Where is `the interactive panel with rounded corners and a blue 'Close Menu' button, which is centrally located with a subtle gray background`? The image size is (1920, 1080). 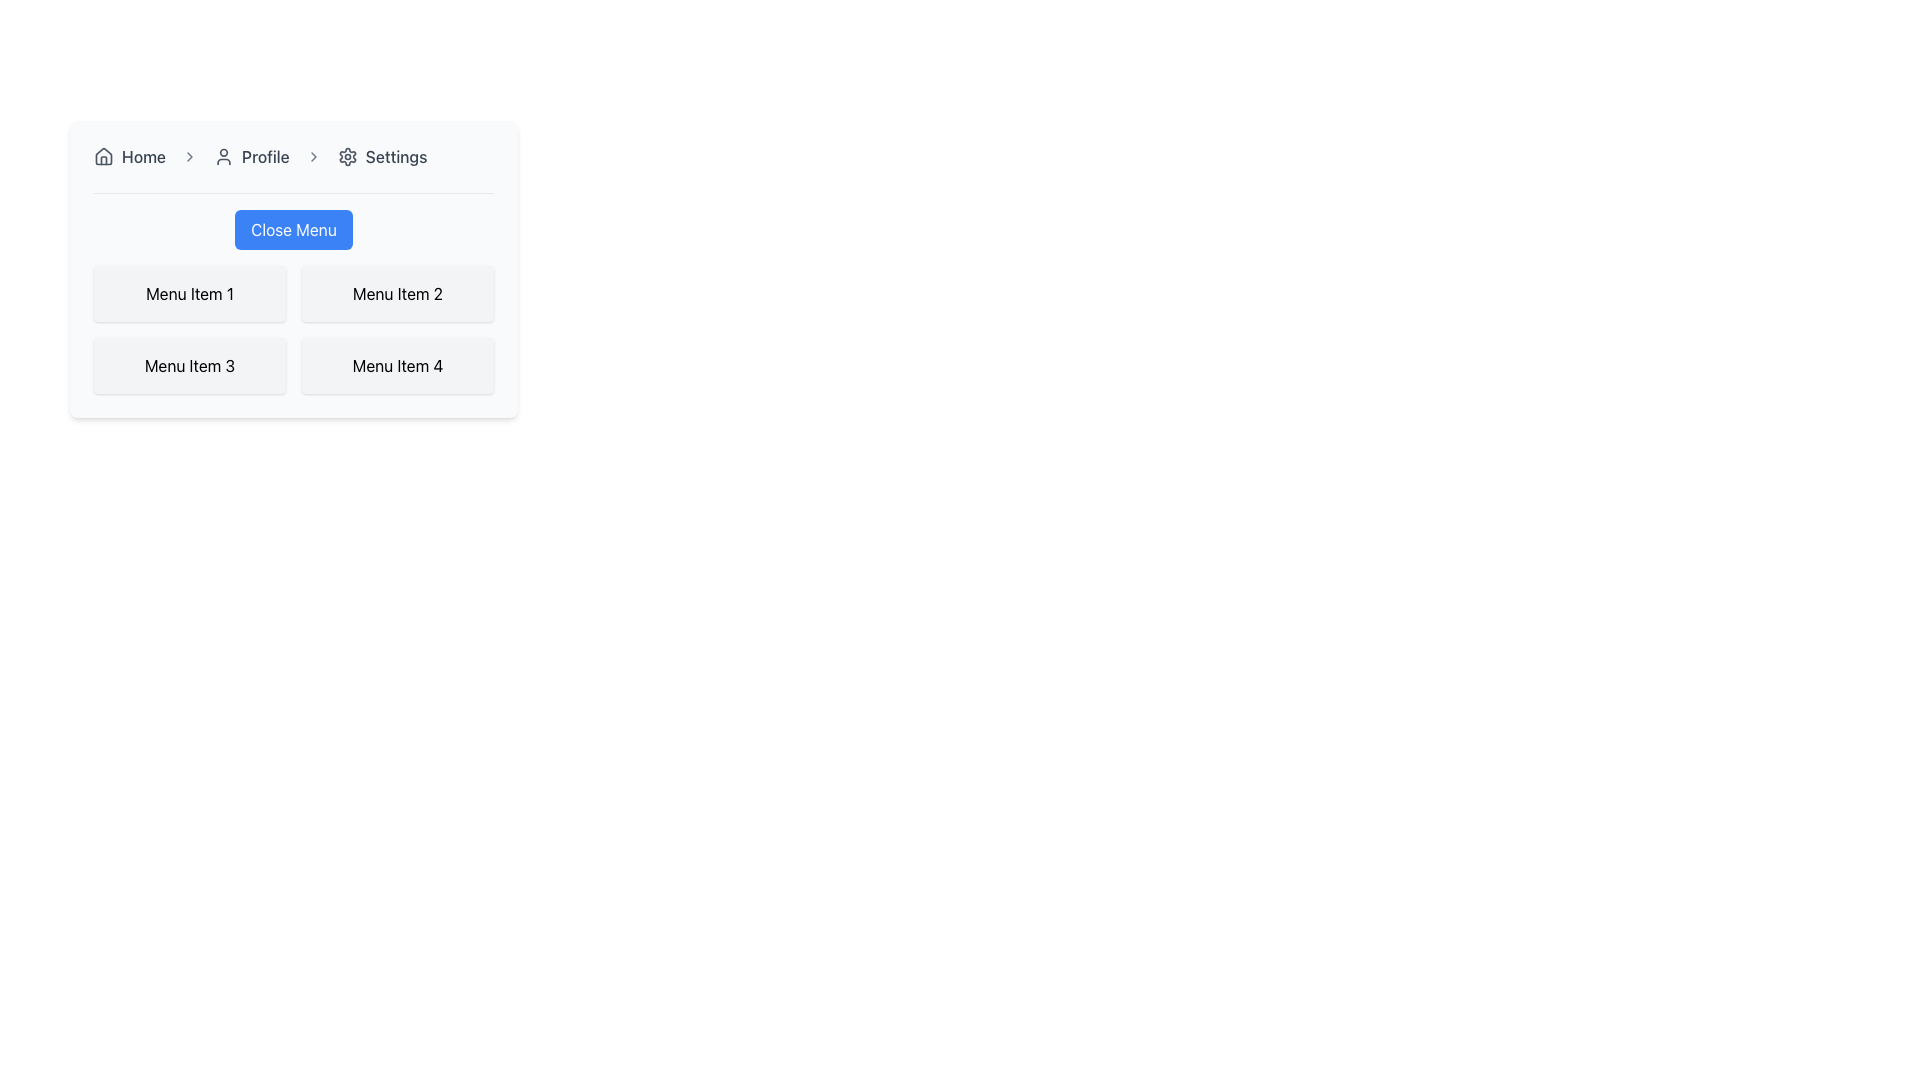 the interactive panel with rounded corners and a blue 'Close Menu' button, which is centrally located with a subtle gray background is located at coordinates (292, 268).